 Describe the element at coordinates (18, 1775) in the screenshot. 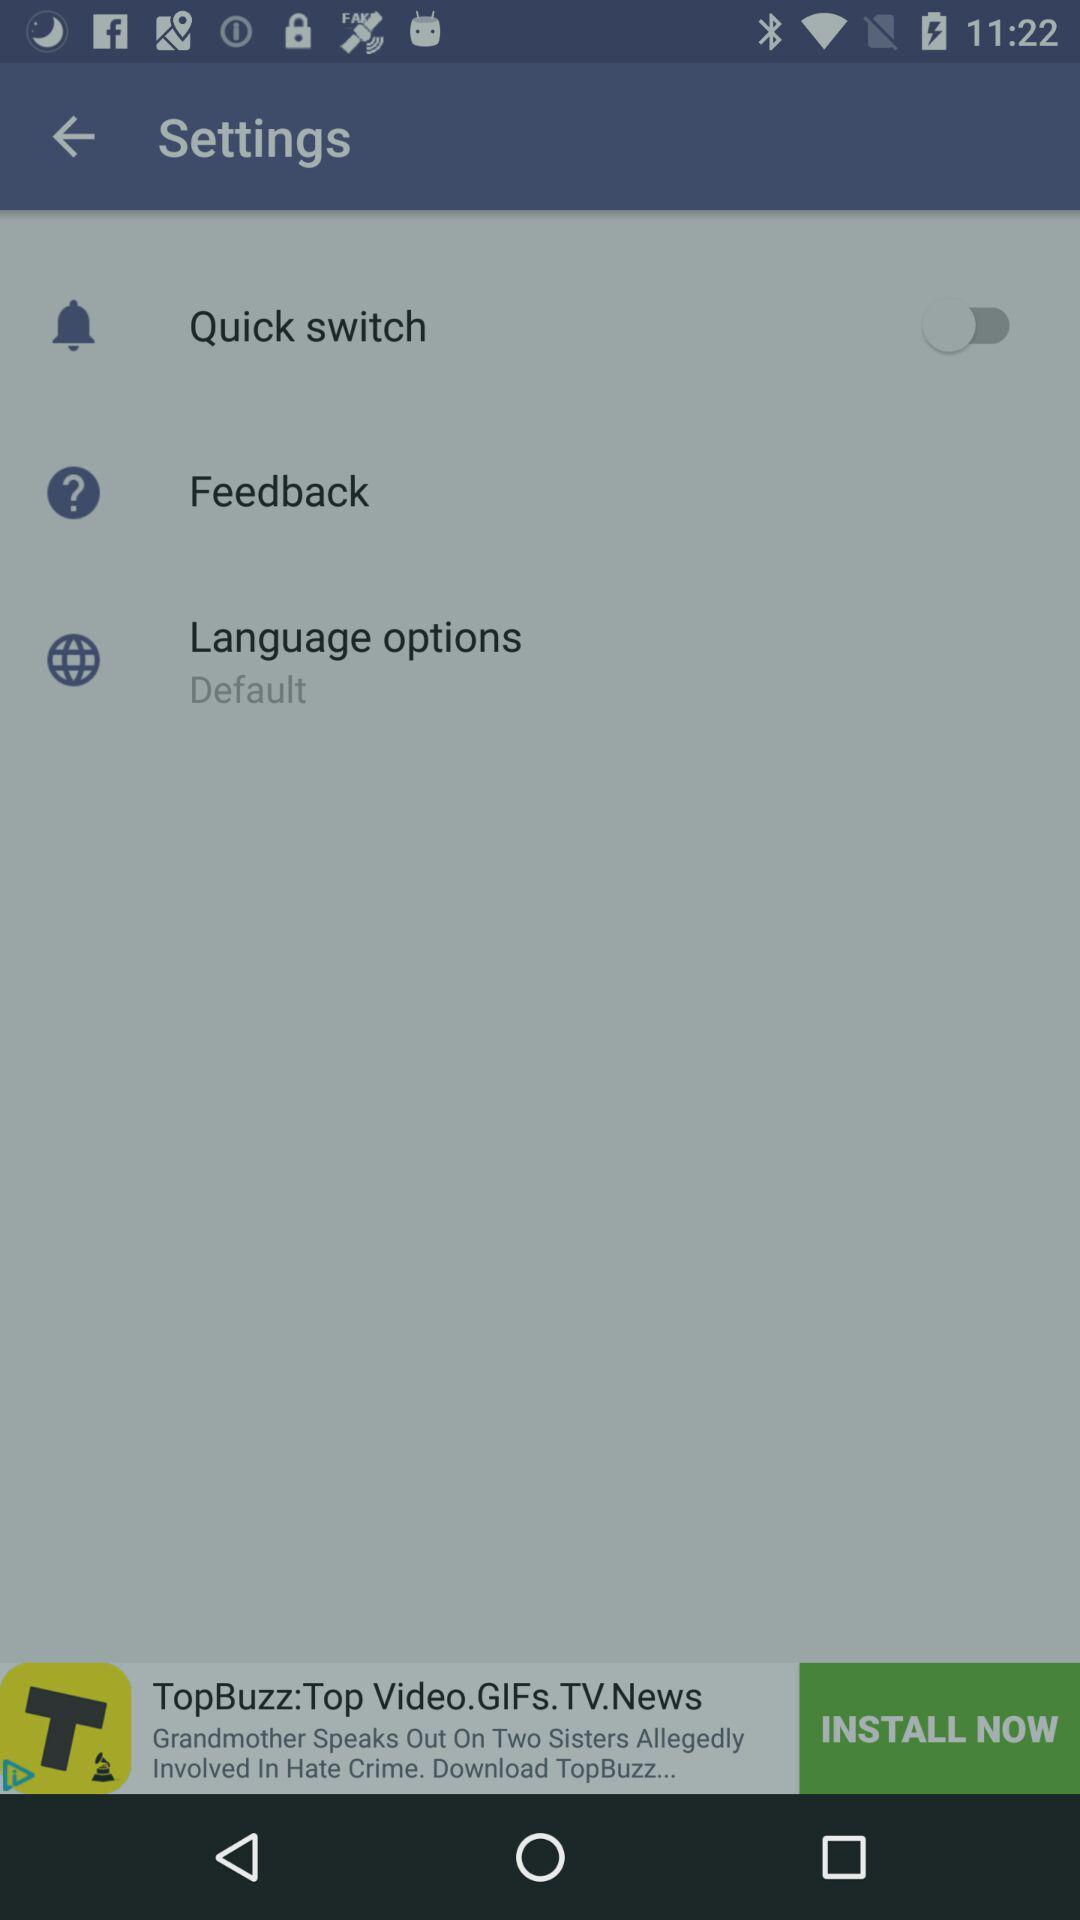

I see `the play icon` at that location.